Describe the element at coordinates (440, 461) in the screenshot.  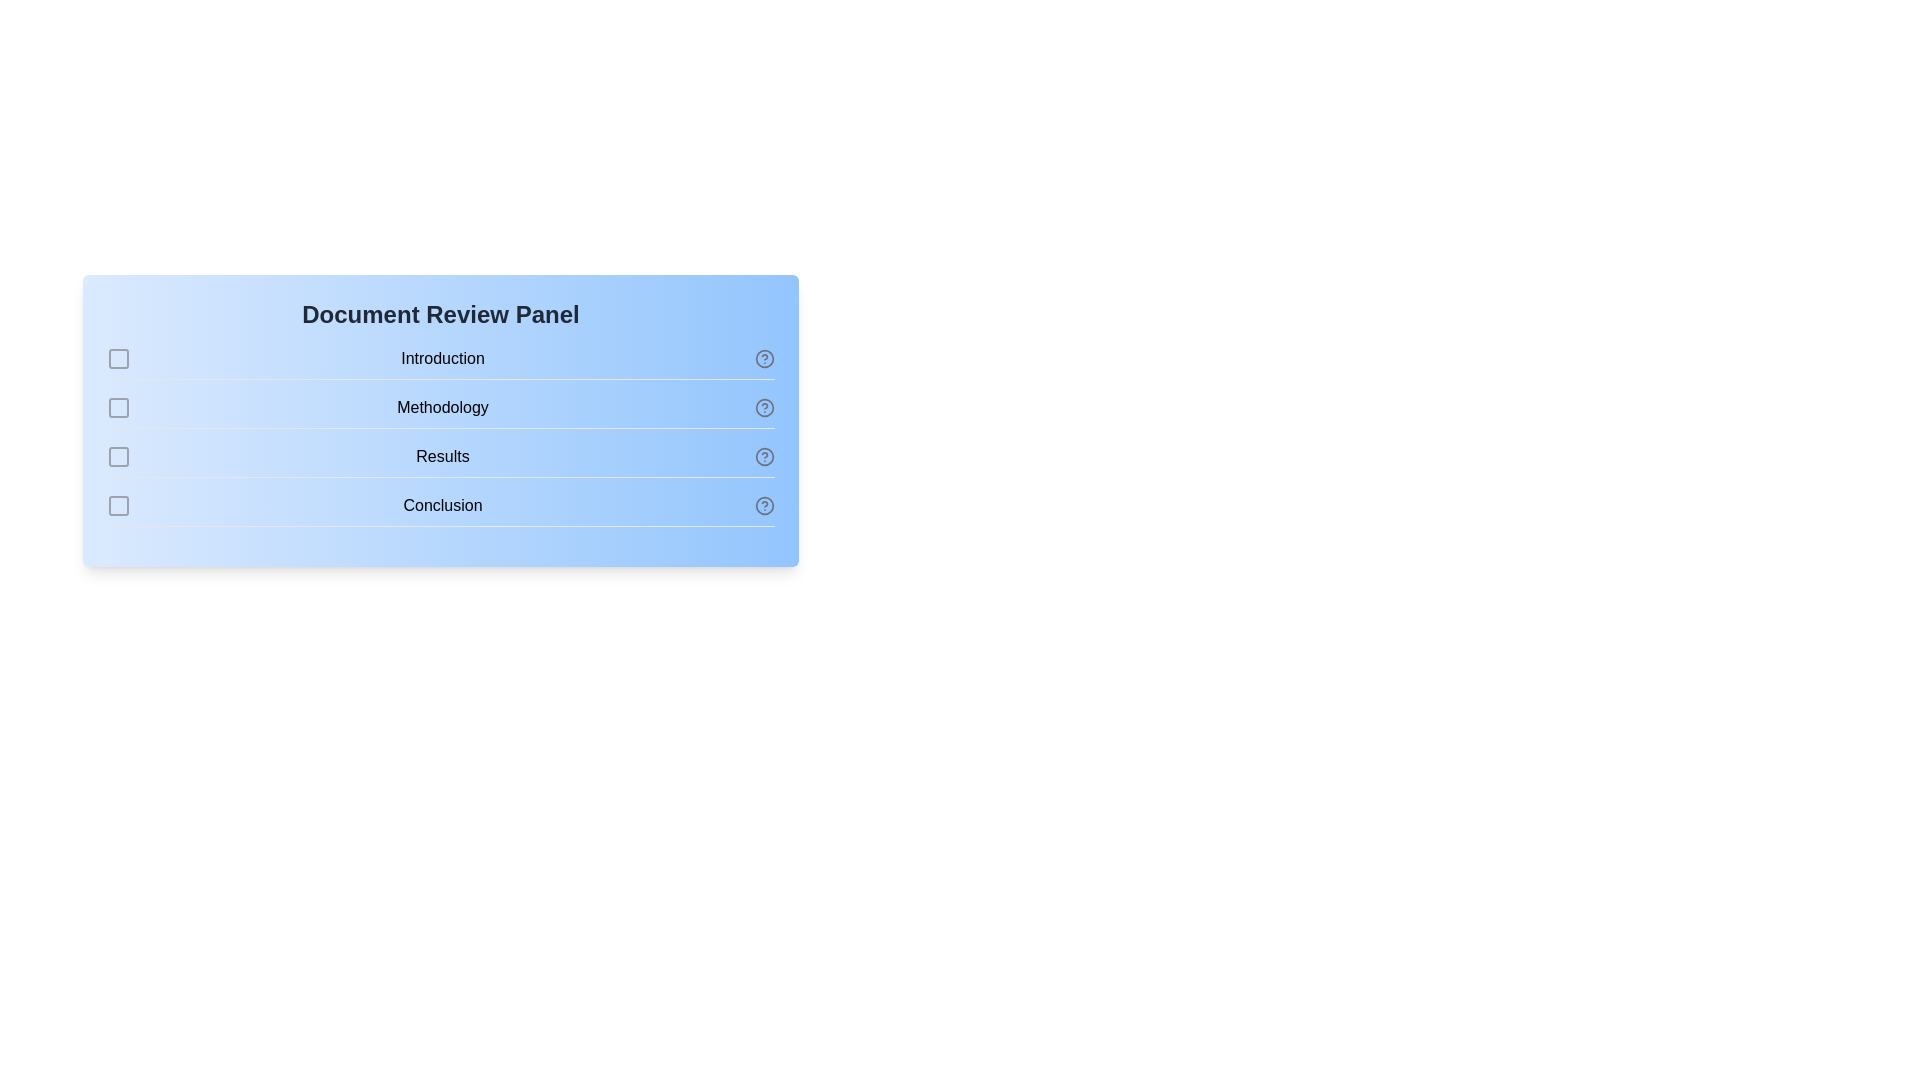
I see `the section name Results to toggle its selection state` at that location.